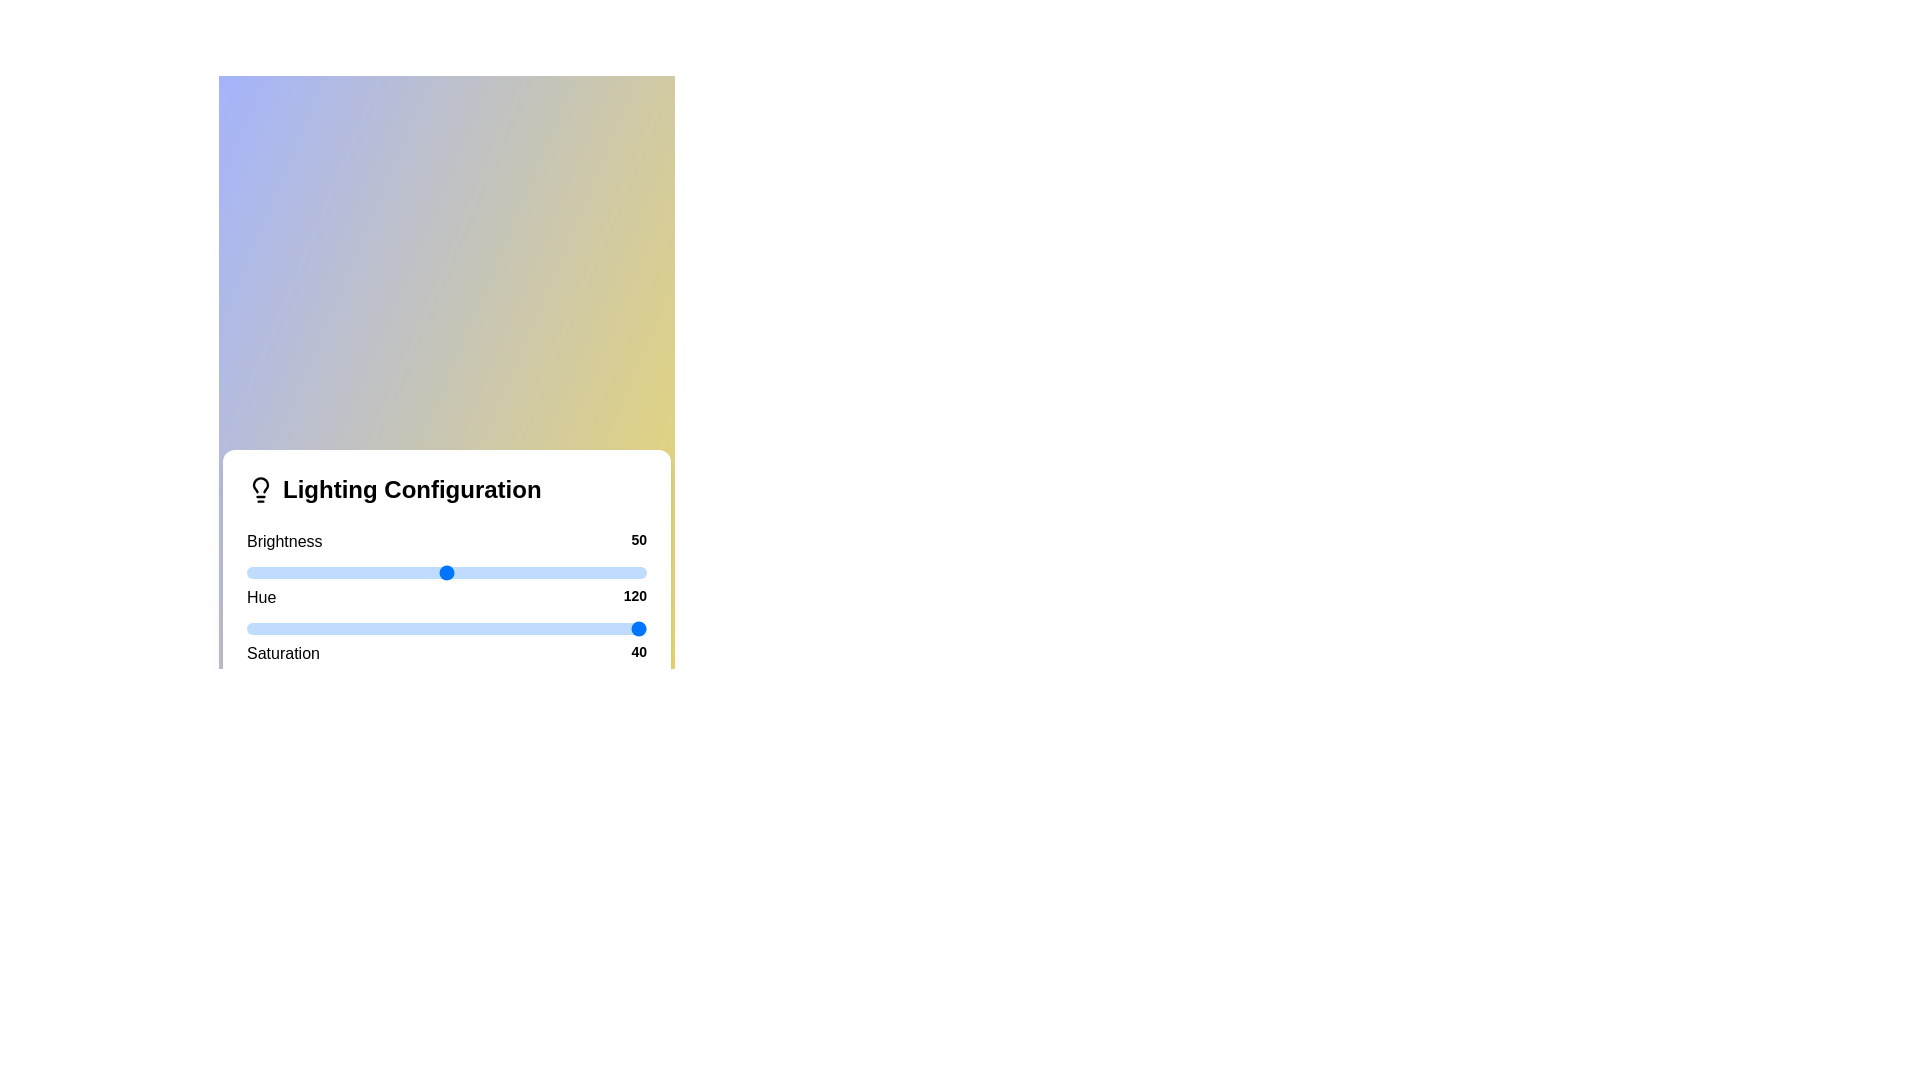  What do you see at coordinates (474, 627) in the screenshot?
I see `the hue slider to 57` at bounding box center [474, 627].